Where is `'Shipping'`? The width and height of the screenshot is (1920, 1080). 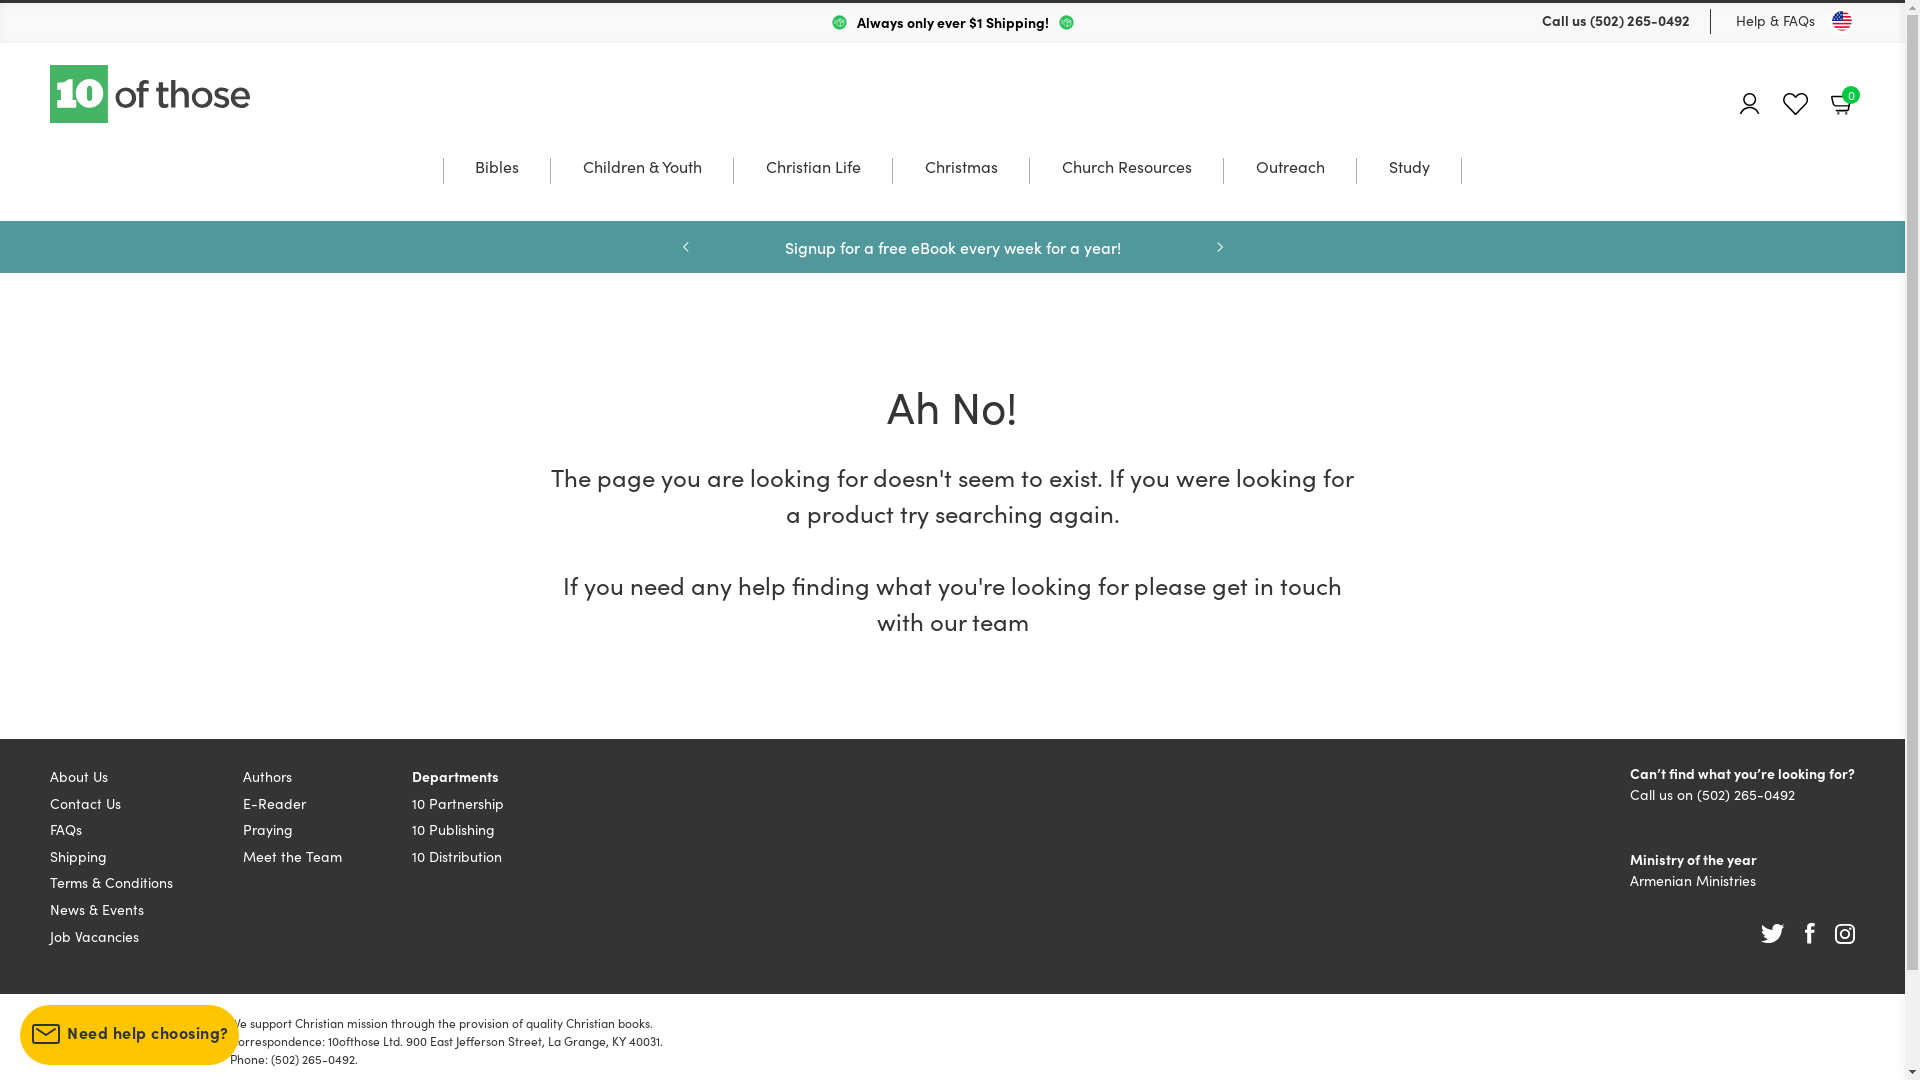
'Shipping' is located at coordinates (78, 855).